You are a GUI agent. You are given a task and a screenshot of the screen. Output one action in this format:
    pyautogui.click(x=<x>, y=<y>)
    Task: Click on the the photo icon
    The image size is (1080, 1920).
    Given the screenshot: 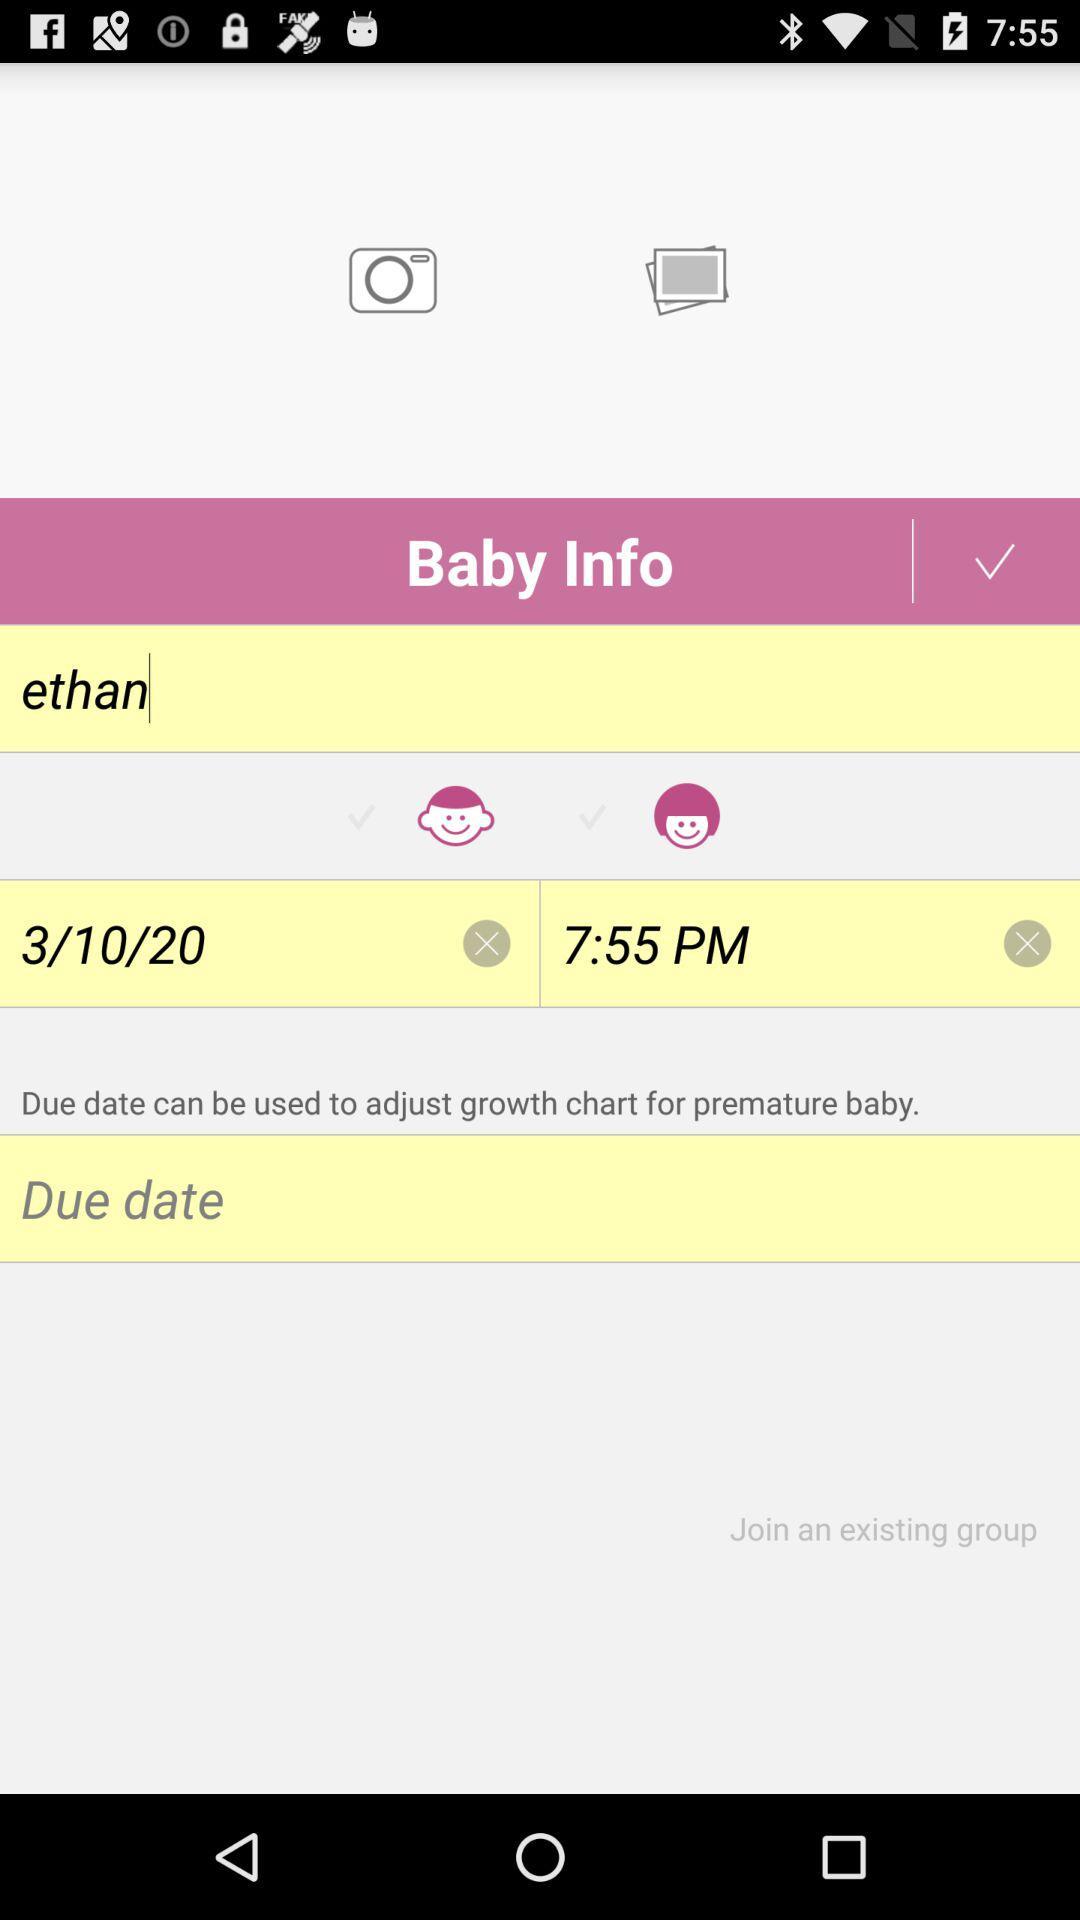 What is the action you would take?
    pyautogui.click(x=393, y=299)
    